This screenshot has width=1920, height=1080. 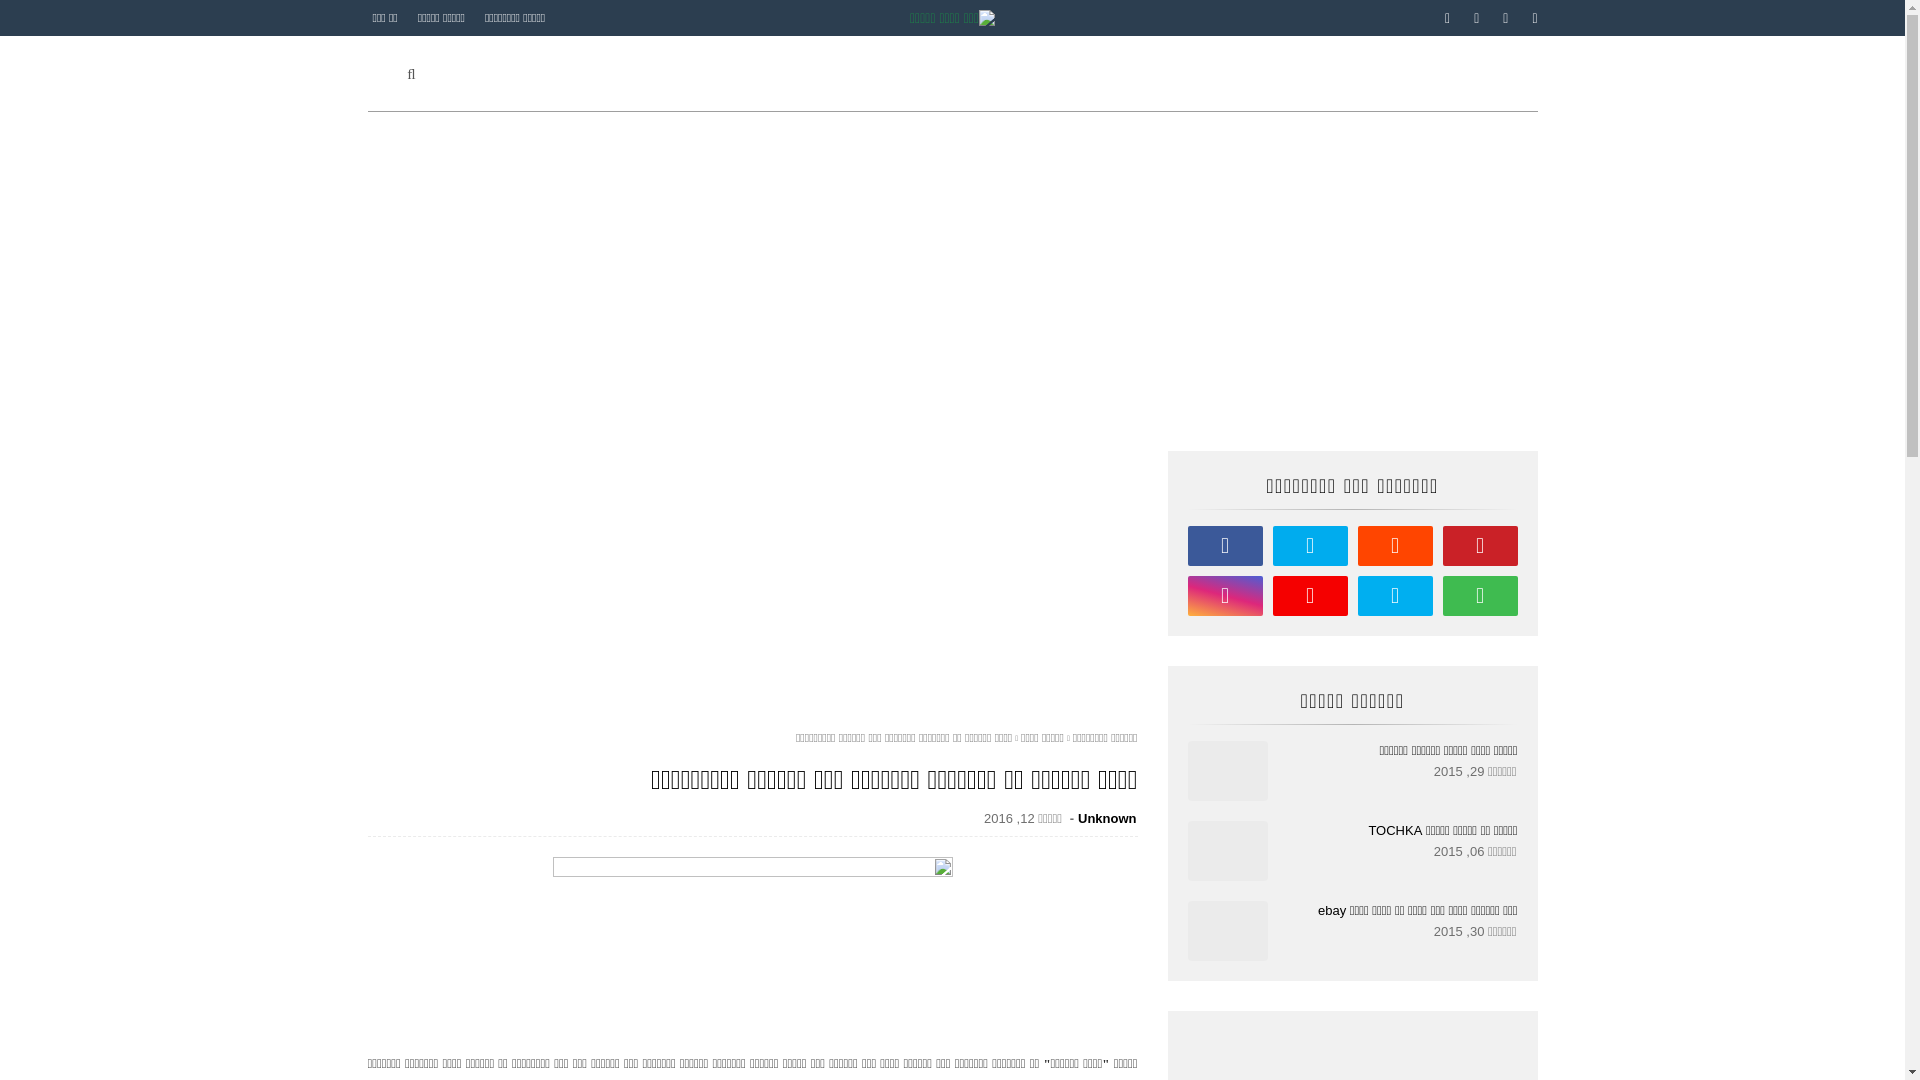 What do you see at coordinates (1476, 17) in the screenshot?
I see `'twitter'` at bounding box center [1476, 17].